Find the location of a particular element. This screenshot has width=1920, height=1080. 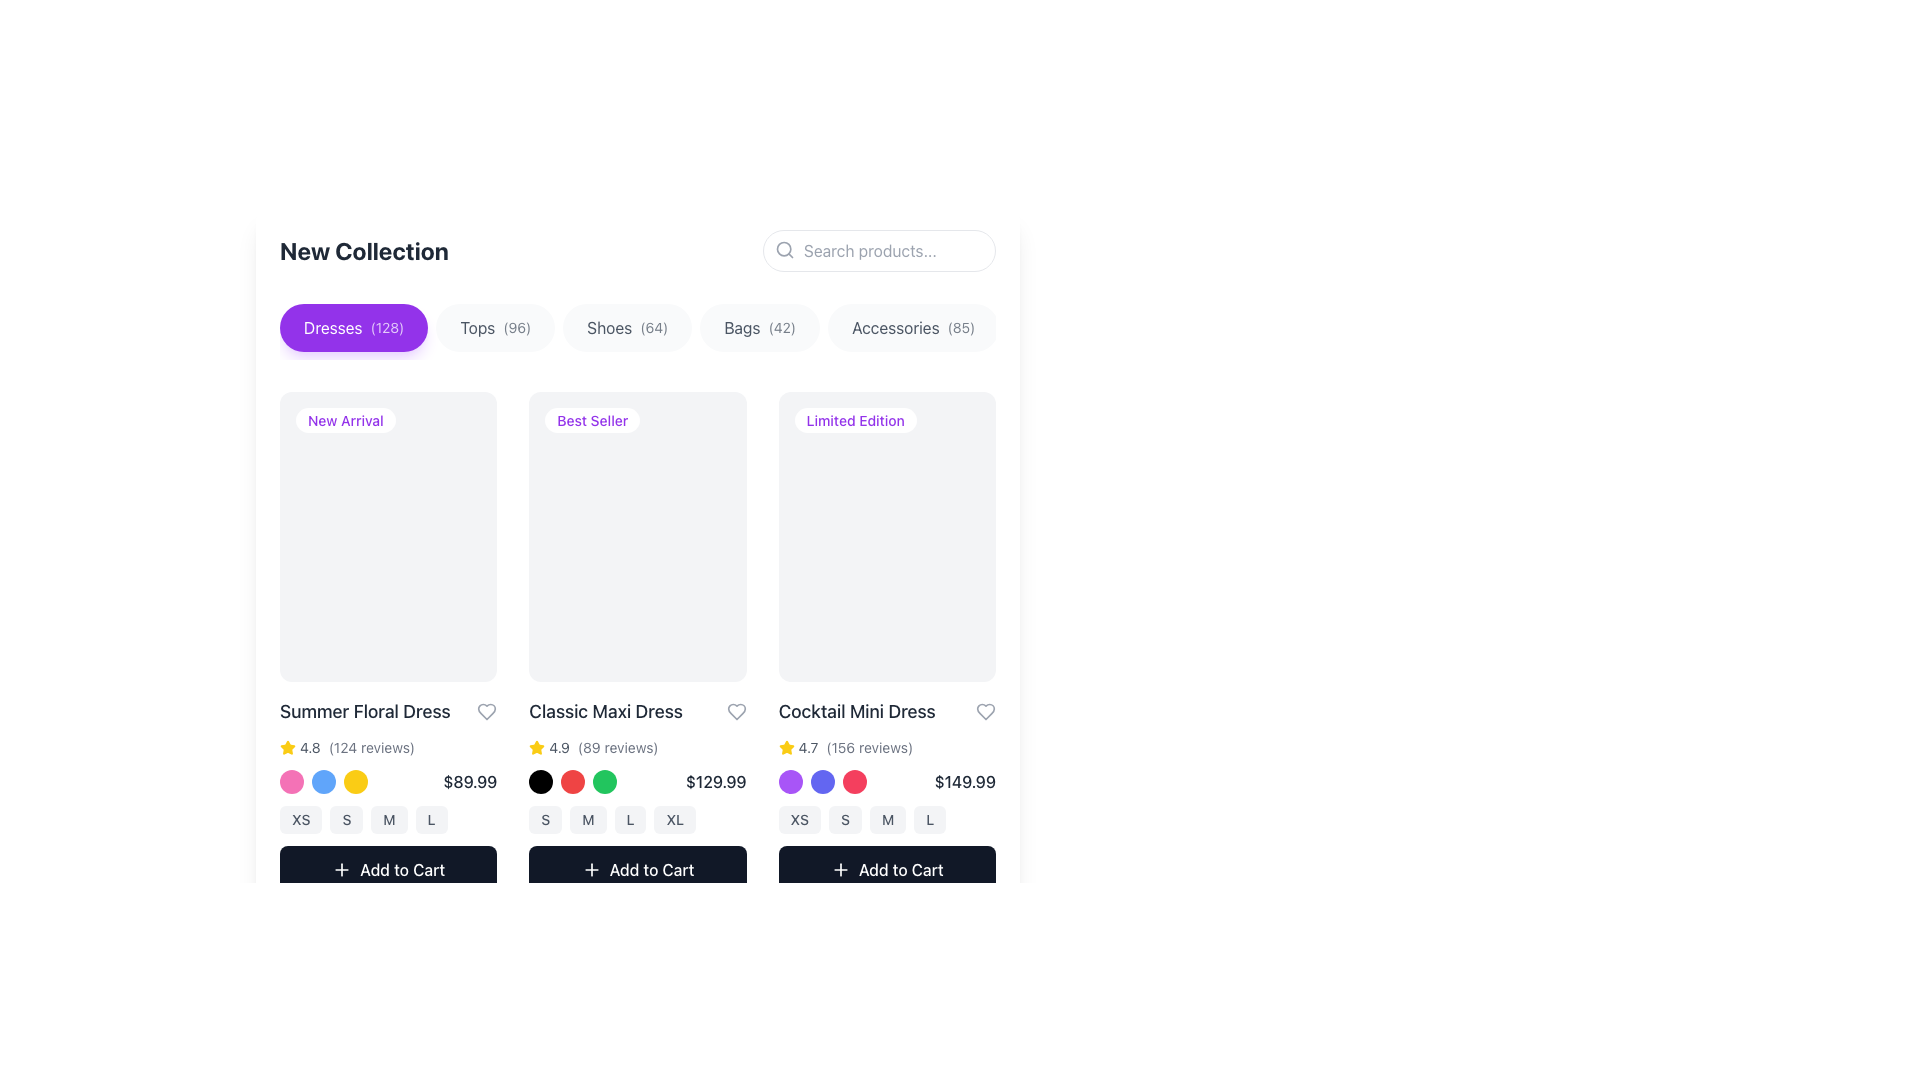

the informational count static text indicating the number of items available in the 'Bags' category, located to the right of the 'Bags' label in the upper-central part of the page is located at coordinates (781, 326).